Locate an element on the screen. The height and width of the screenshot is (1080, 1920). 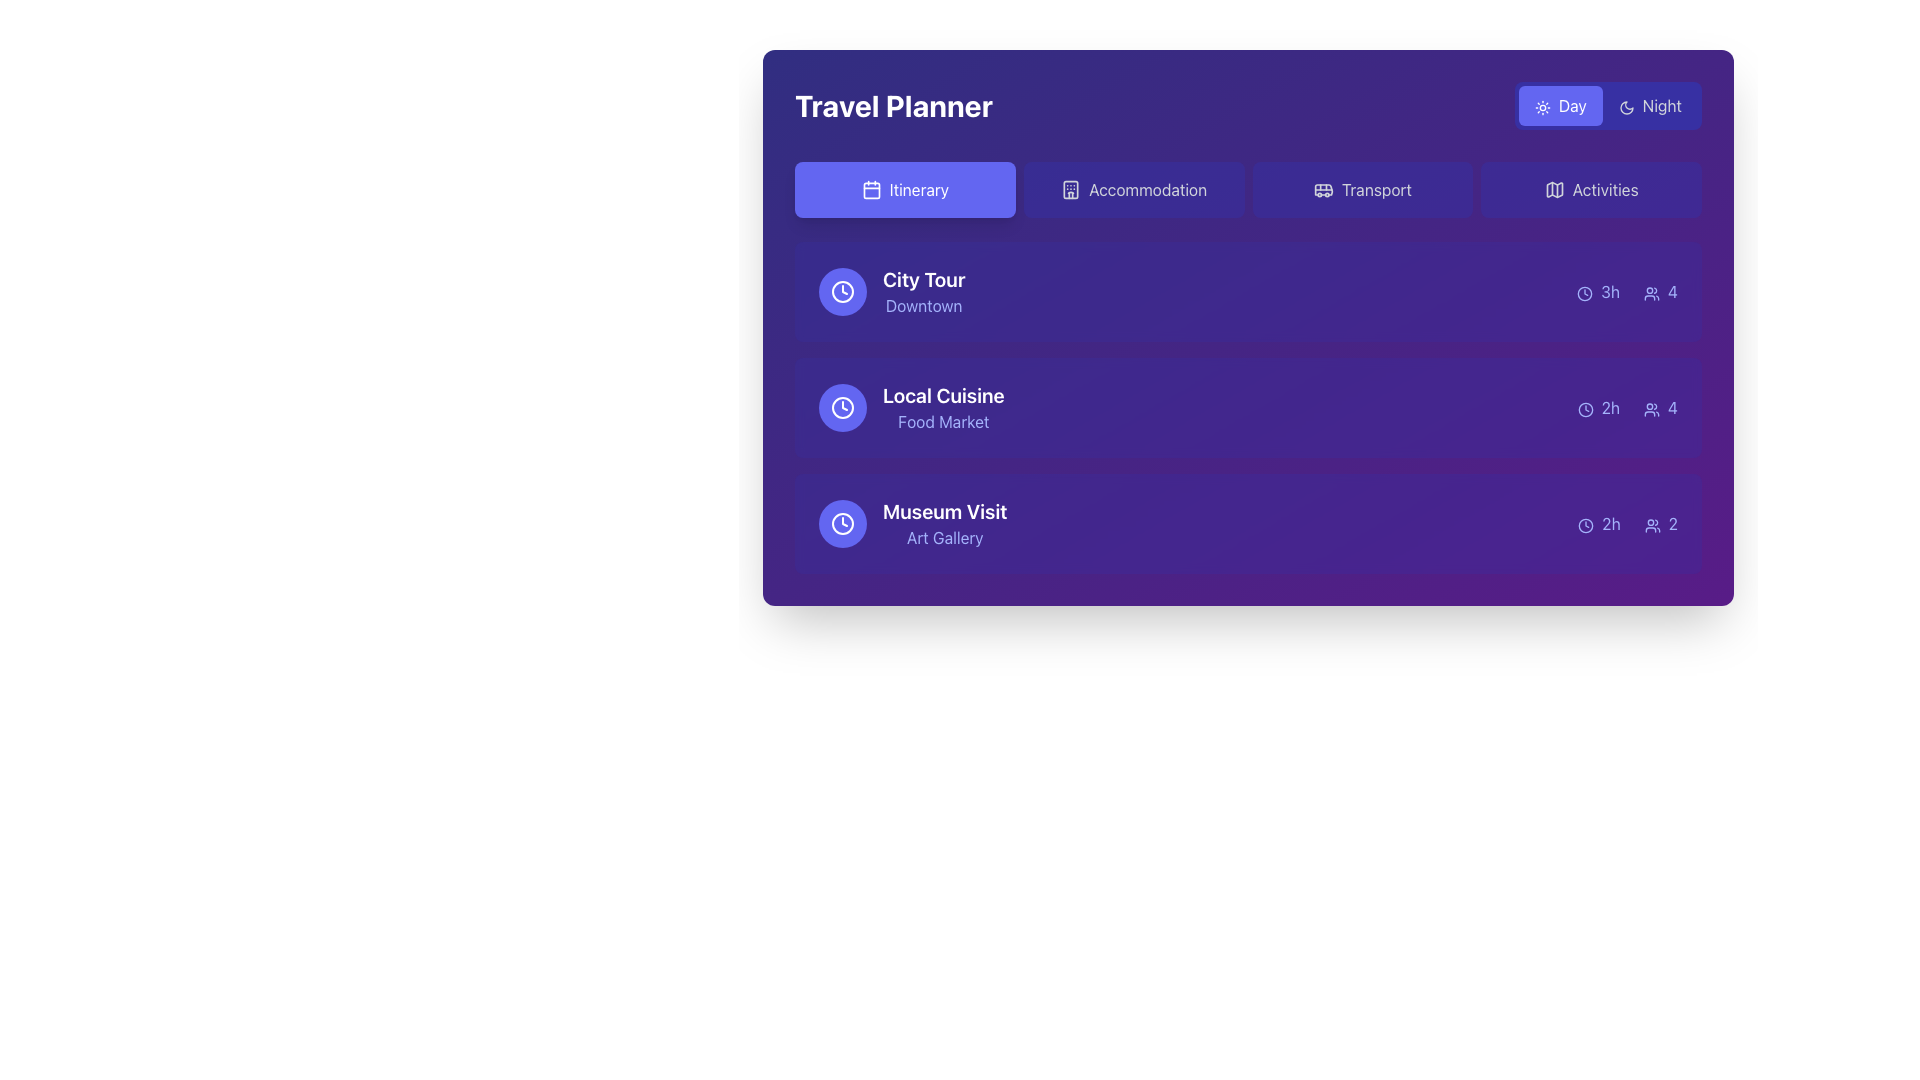
the moon-shaped icon with a thin outline, which is part of the 'Night' button in the top-right corner of the main interface is located at coordinates (1626, 107).